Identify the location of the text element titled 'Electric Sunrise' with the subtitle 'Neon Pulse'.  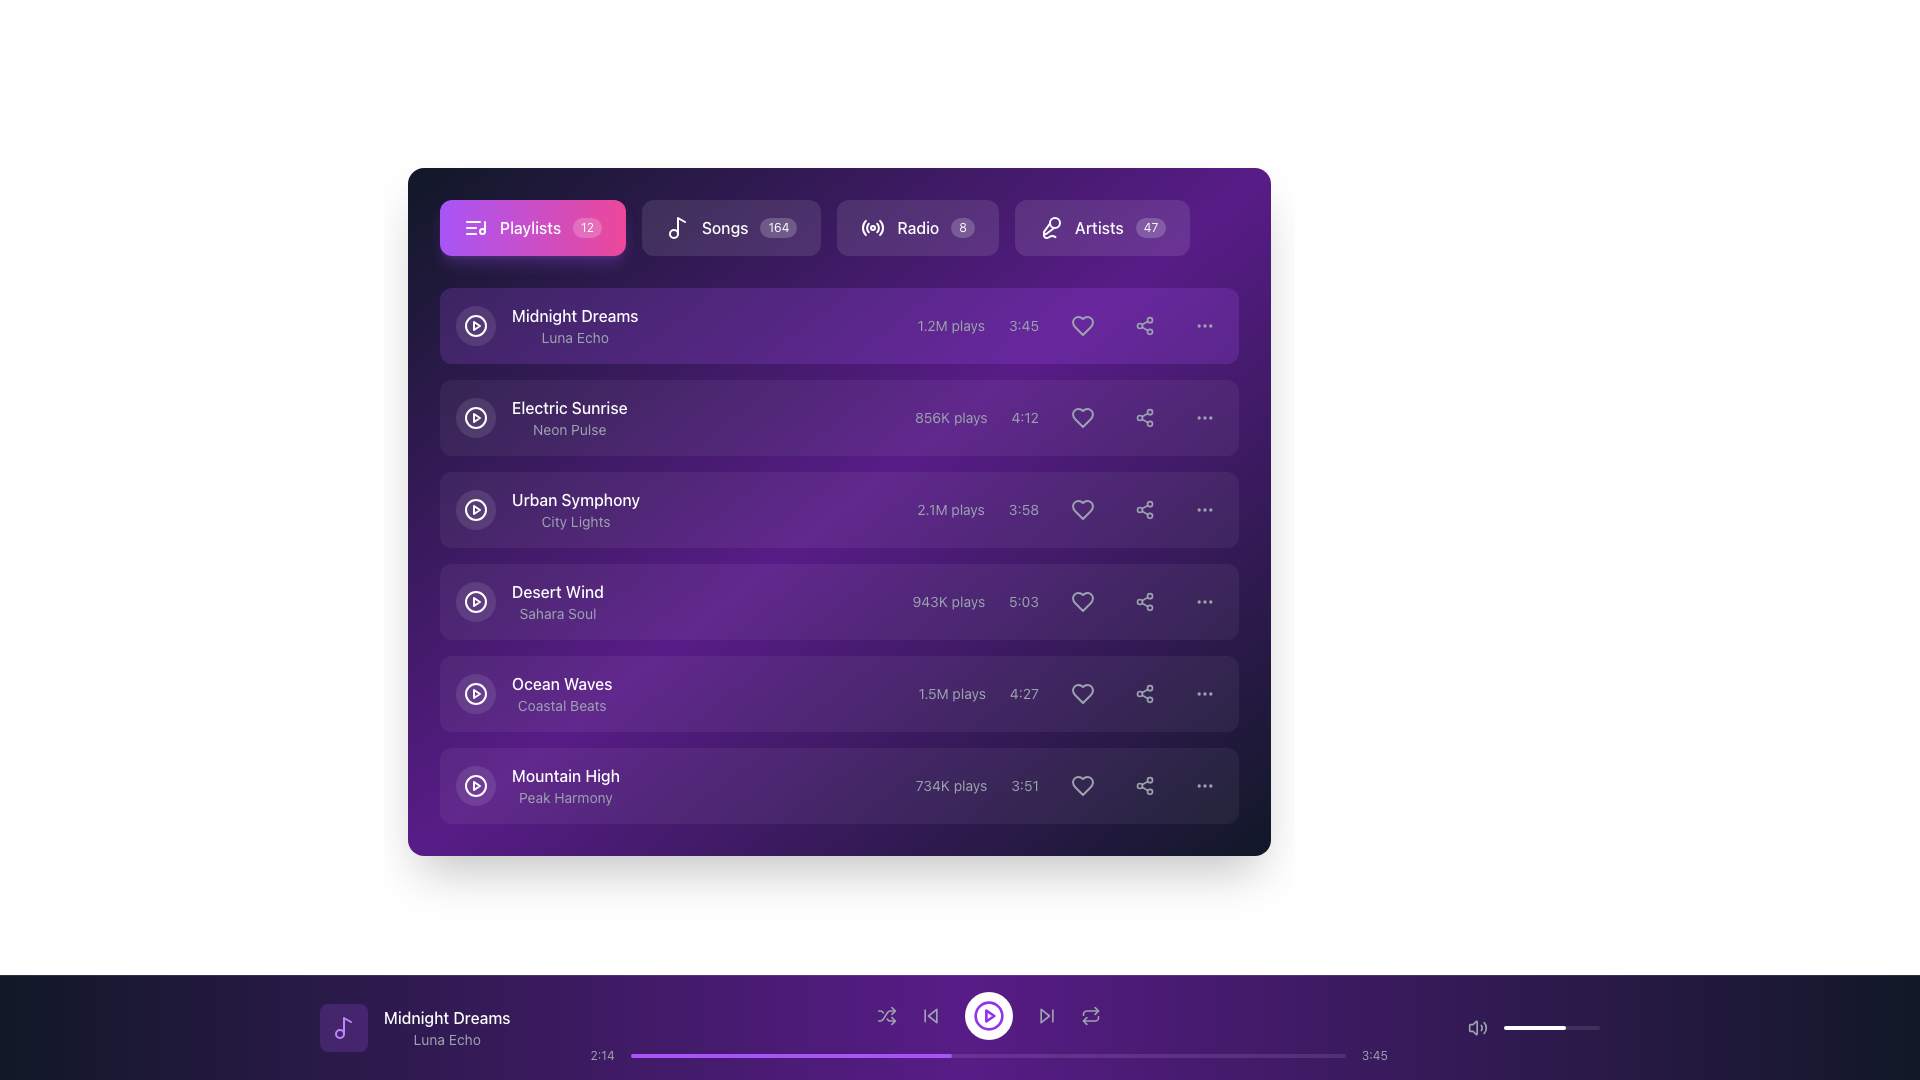
(568, 416).